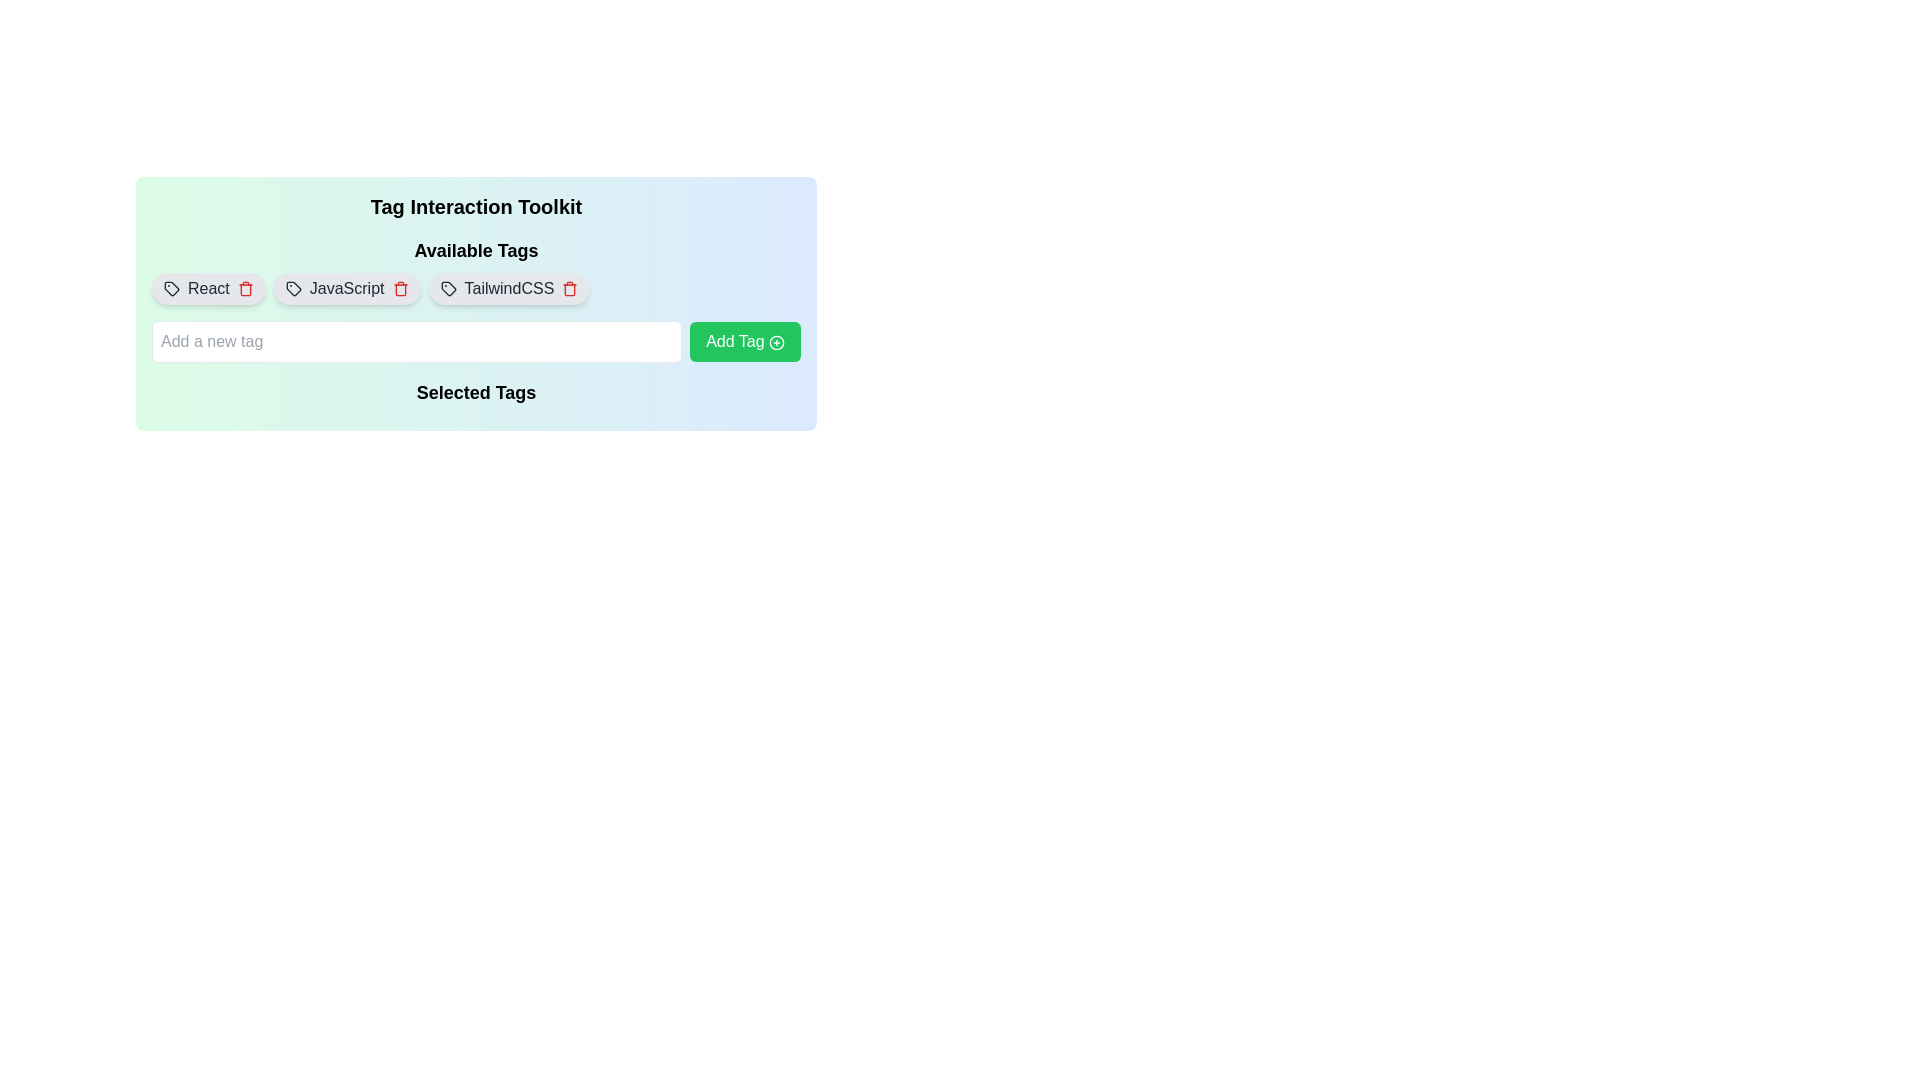  Describe the element at coordinates (244, 289) in the screenshot. I see `the red trash icon located on the right side of the 'React' tag in the 'Available Tags' section` at that location.